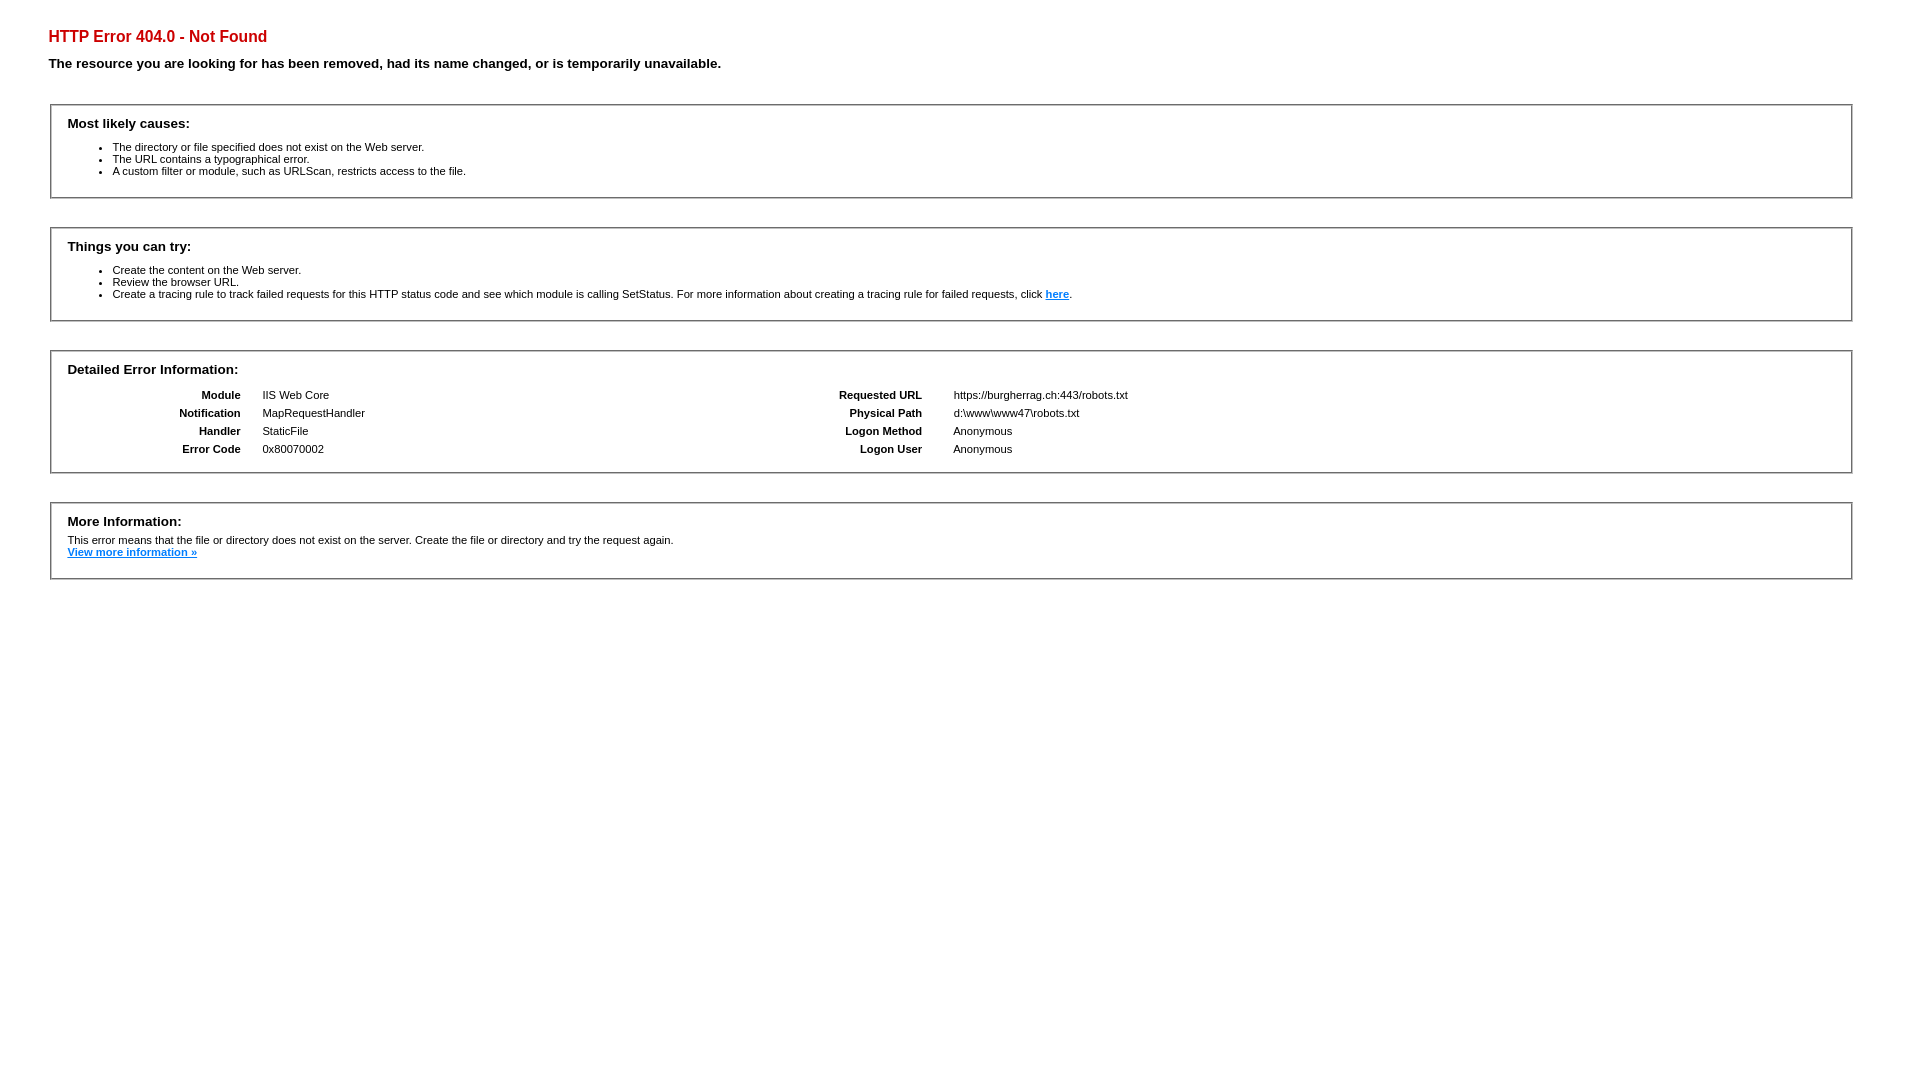 The image size is (1920, 1080). What do you see at coordinates (1045, 293) in the screenshot?
I see `'here'` at bounding box center [1045, 293].